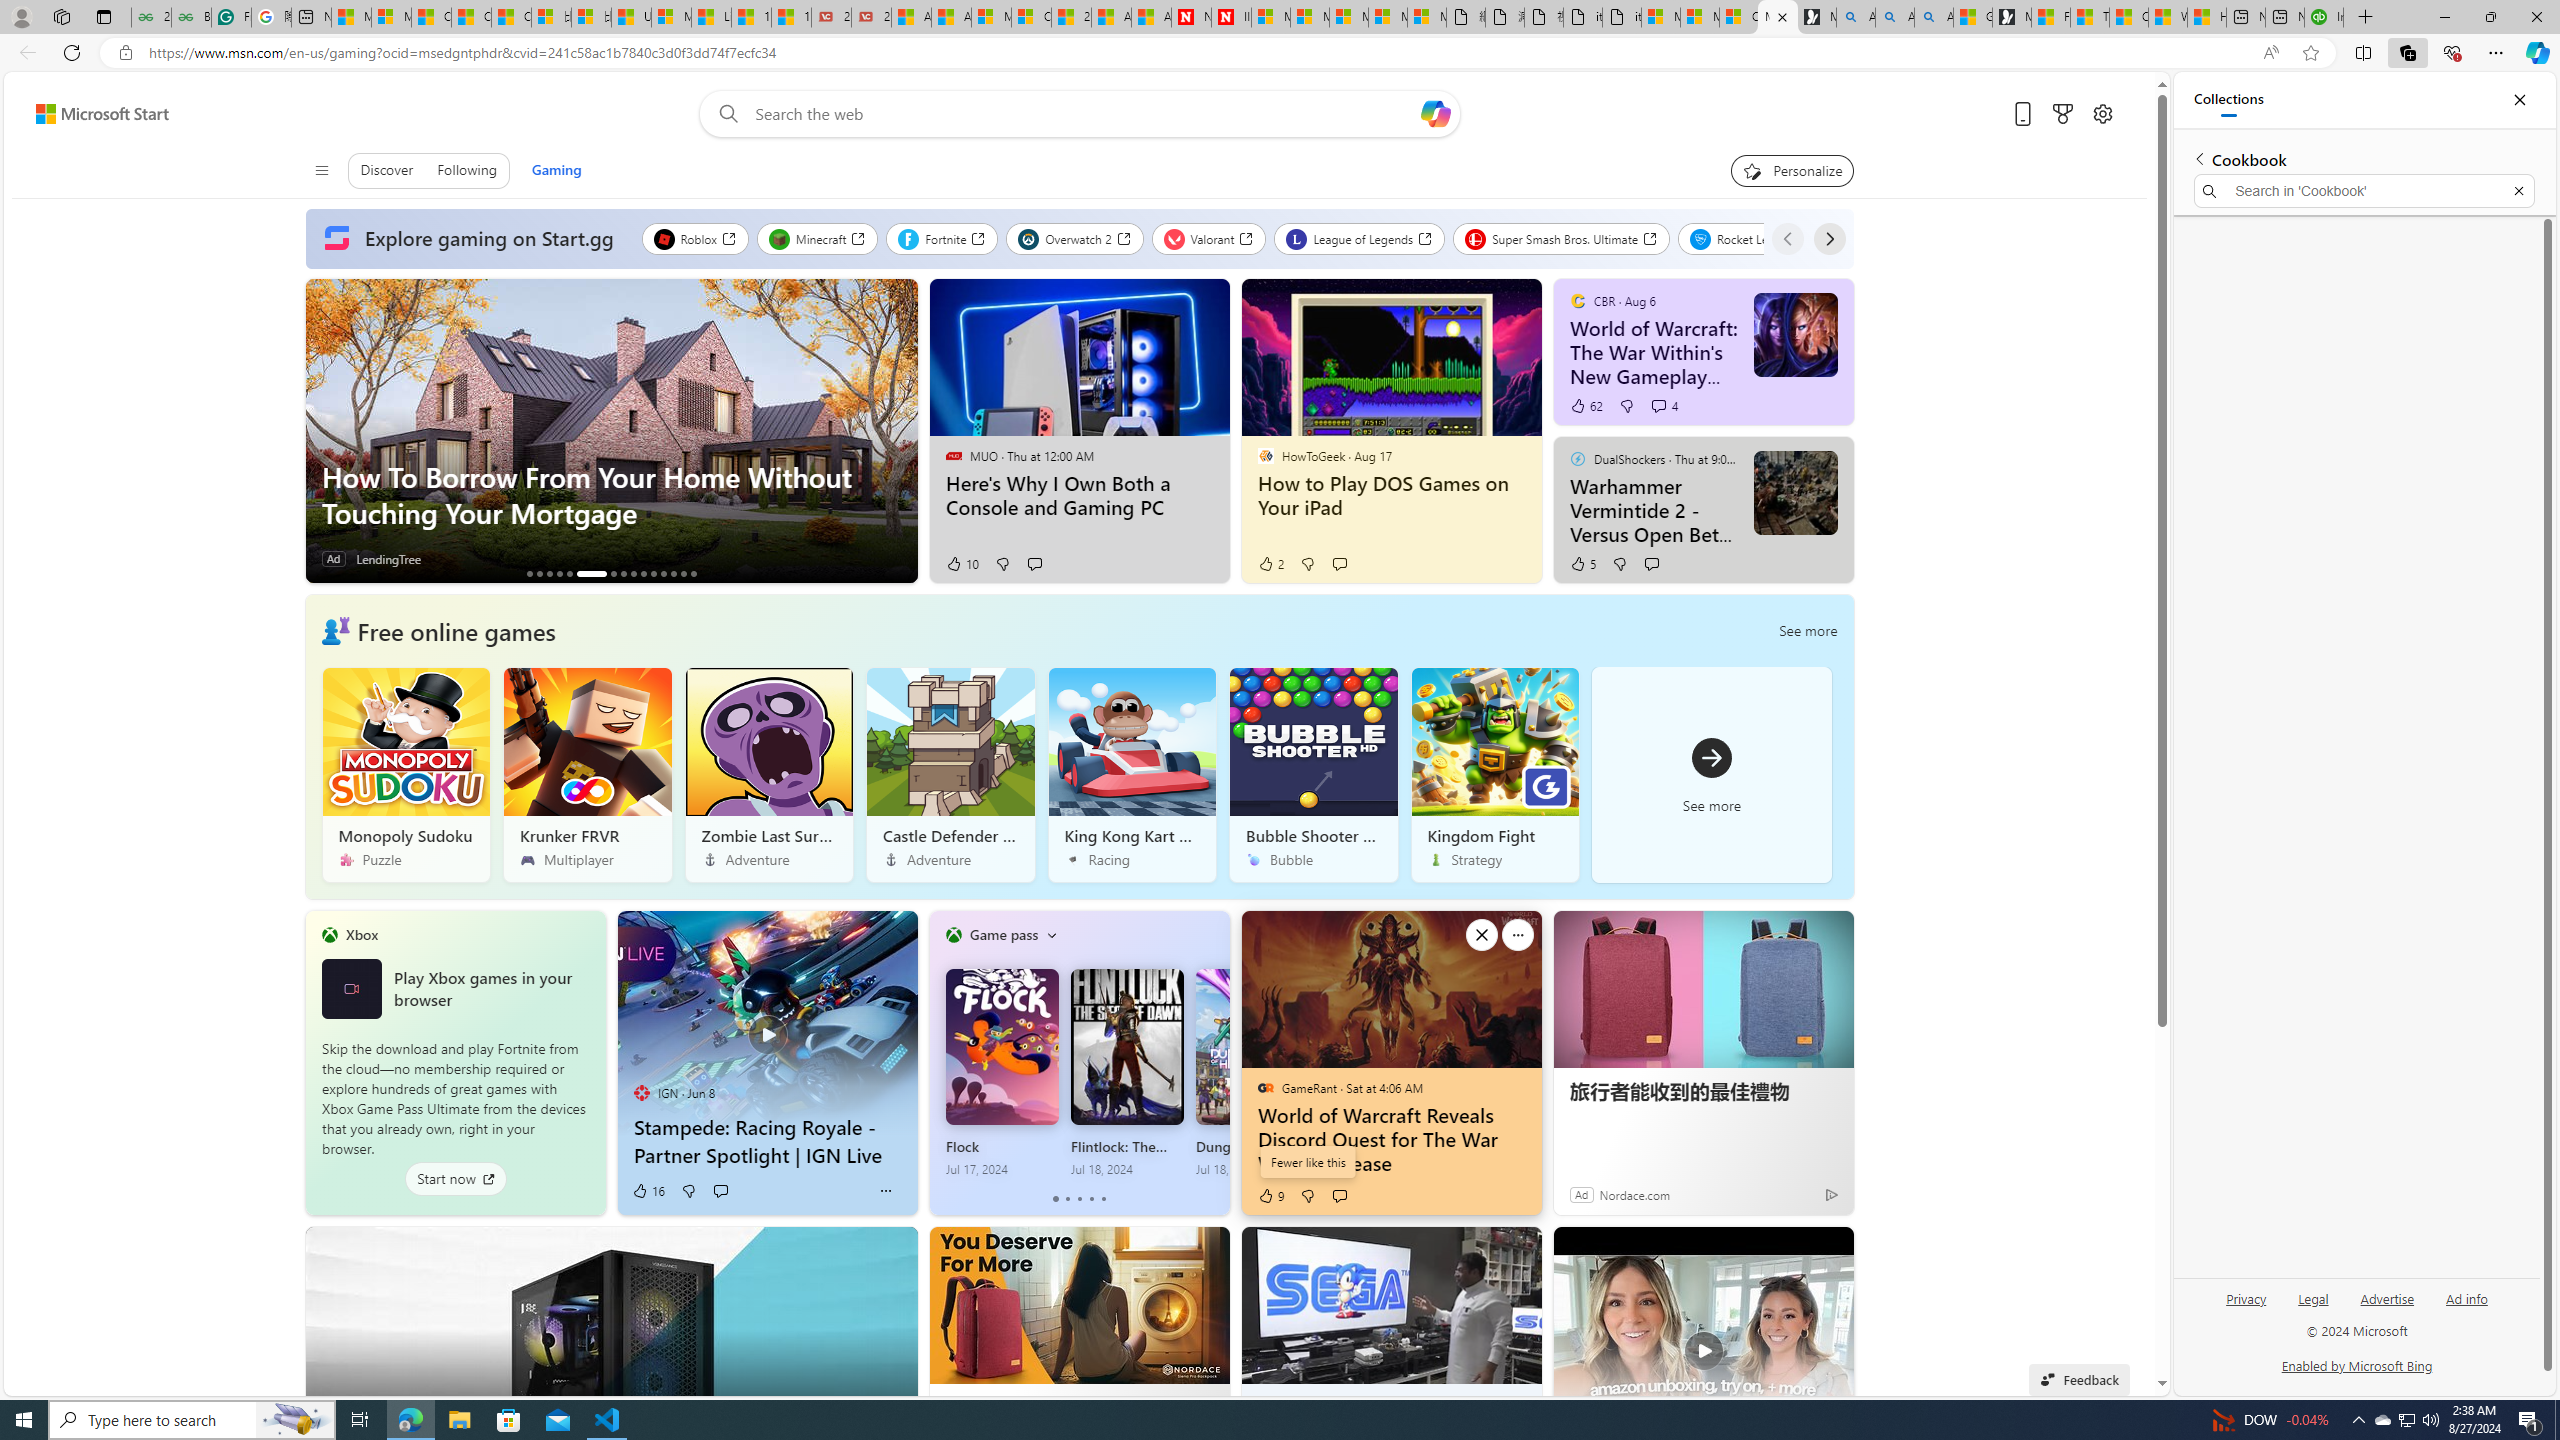 Image resolution: width=2560 pixels, height=1440 pixels. I want to click on 'AutomationID: tab_nativead-infopane-14', so click(682, 574).